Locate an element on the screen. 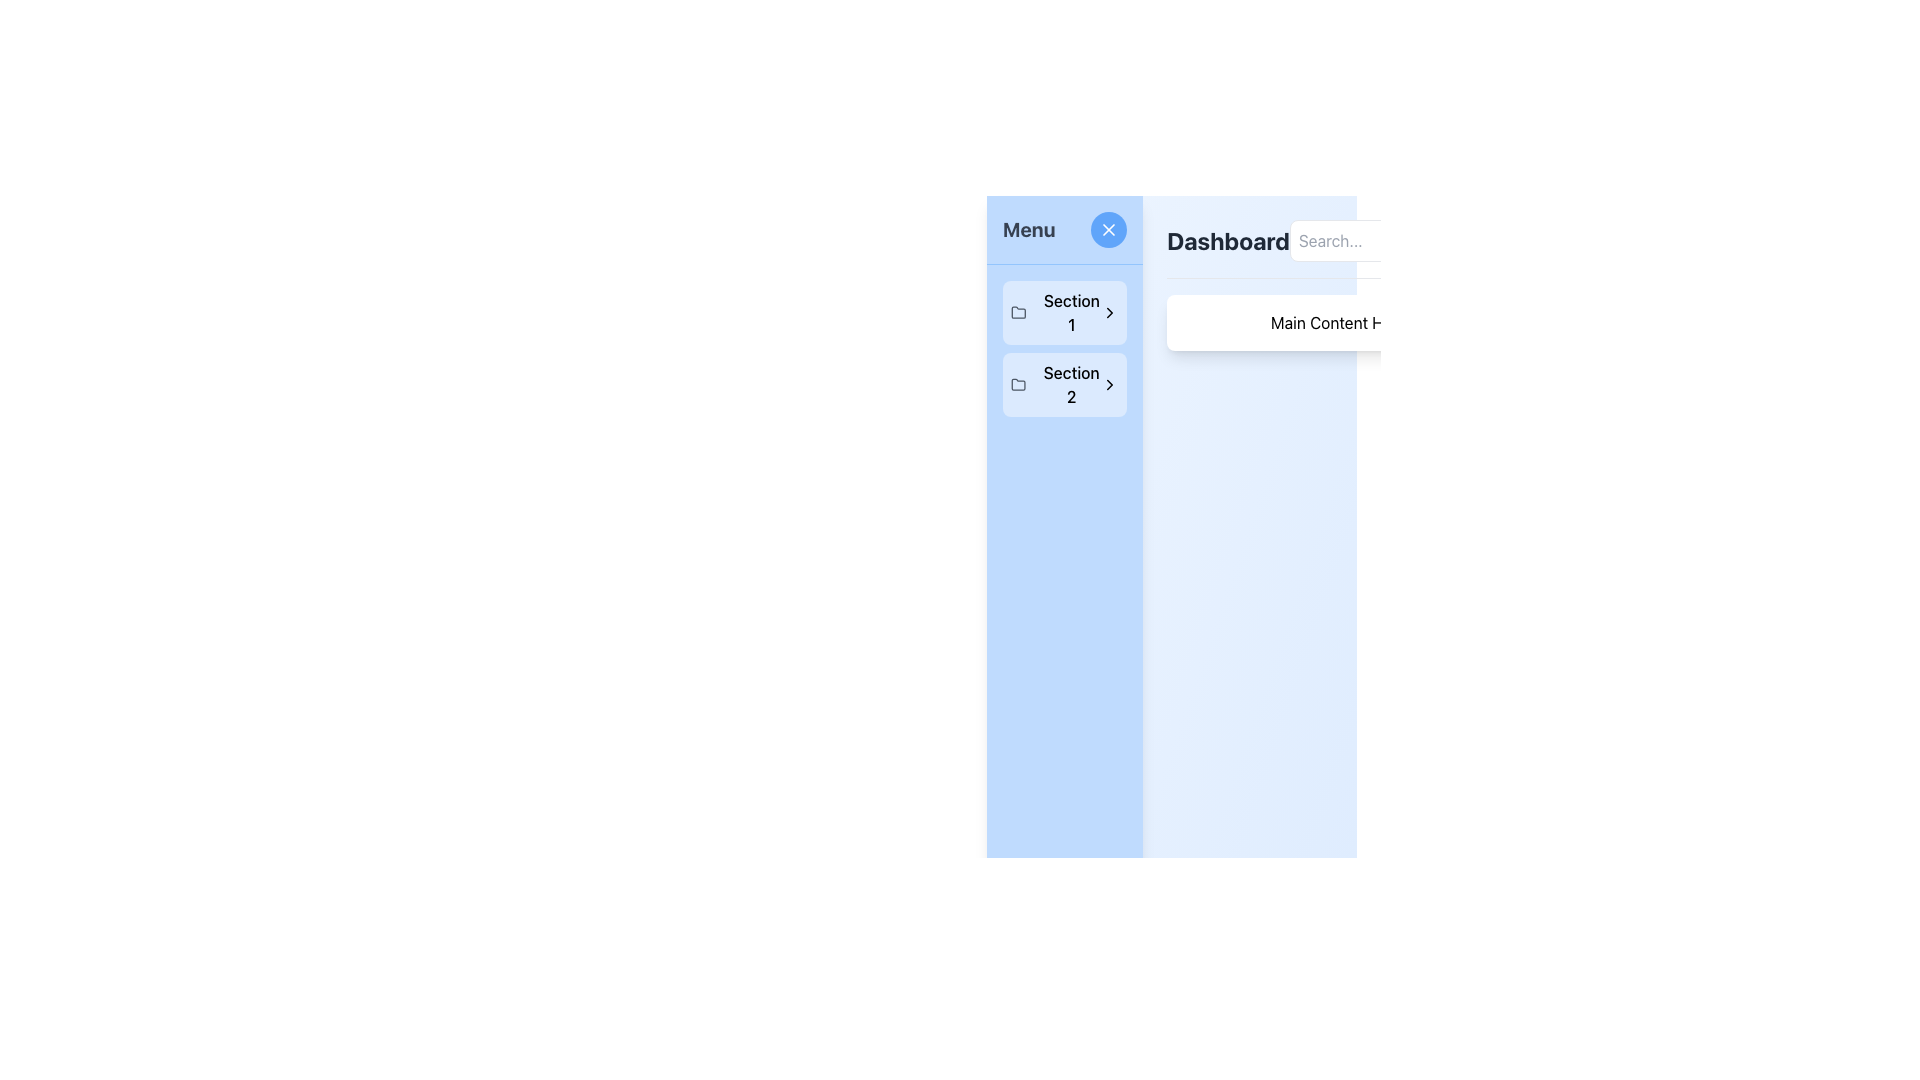  the button located to the right of the 'Menu' label, which serves is located at coordinates (1108, 229).